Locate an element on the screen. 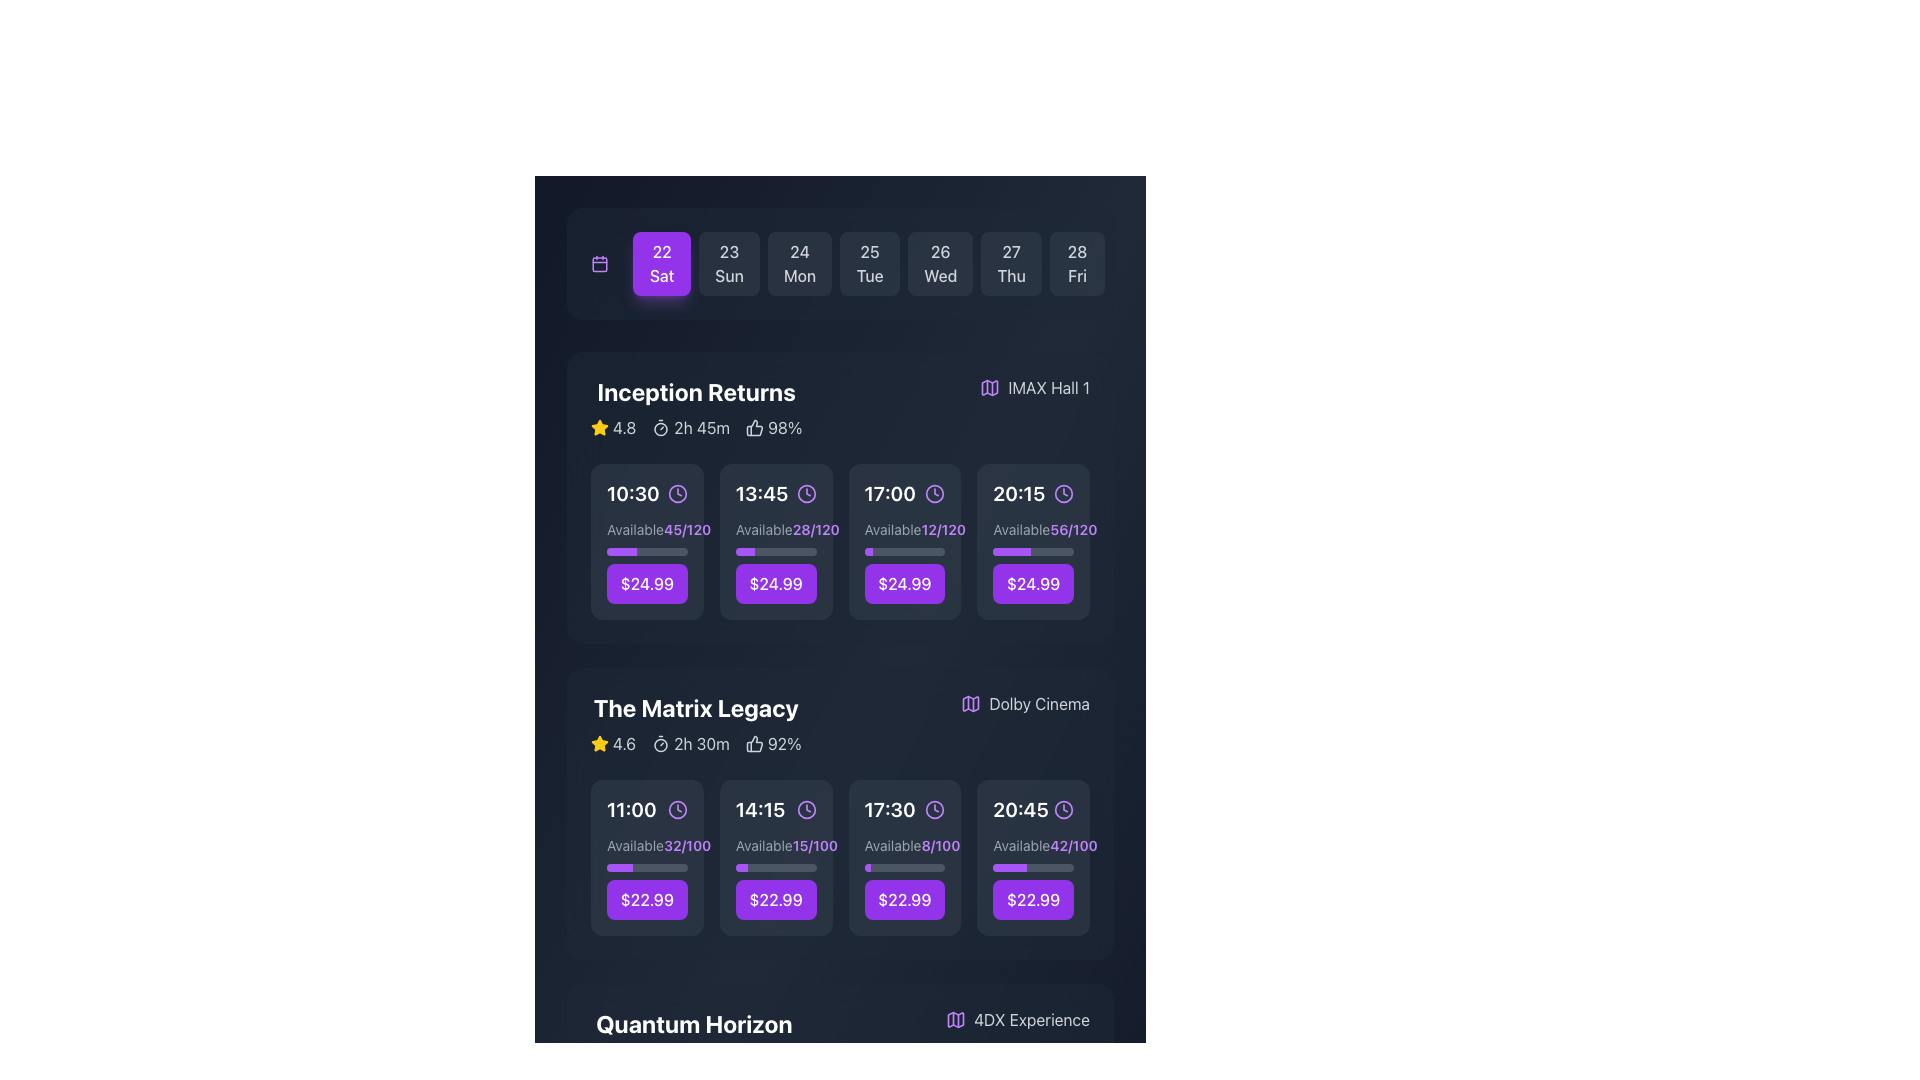 The height and width of the screenshot is (1080, 1920). the fill level of the progress bar segment located below the 'Available 56/120' text in the 'Inception Returns' section, indicating seat availability is located at coordinates (1012, 551).